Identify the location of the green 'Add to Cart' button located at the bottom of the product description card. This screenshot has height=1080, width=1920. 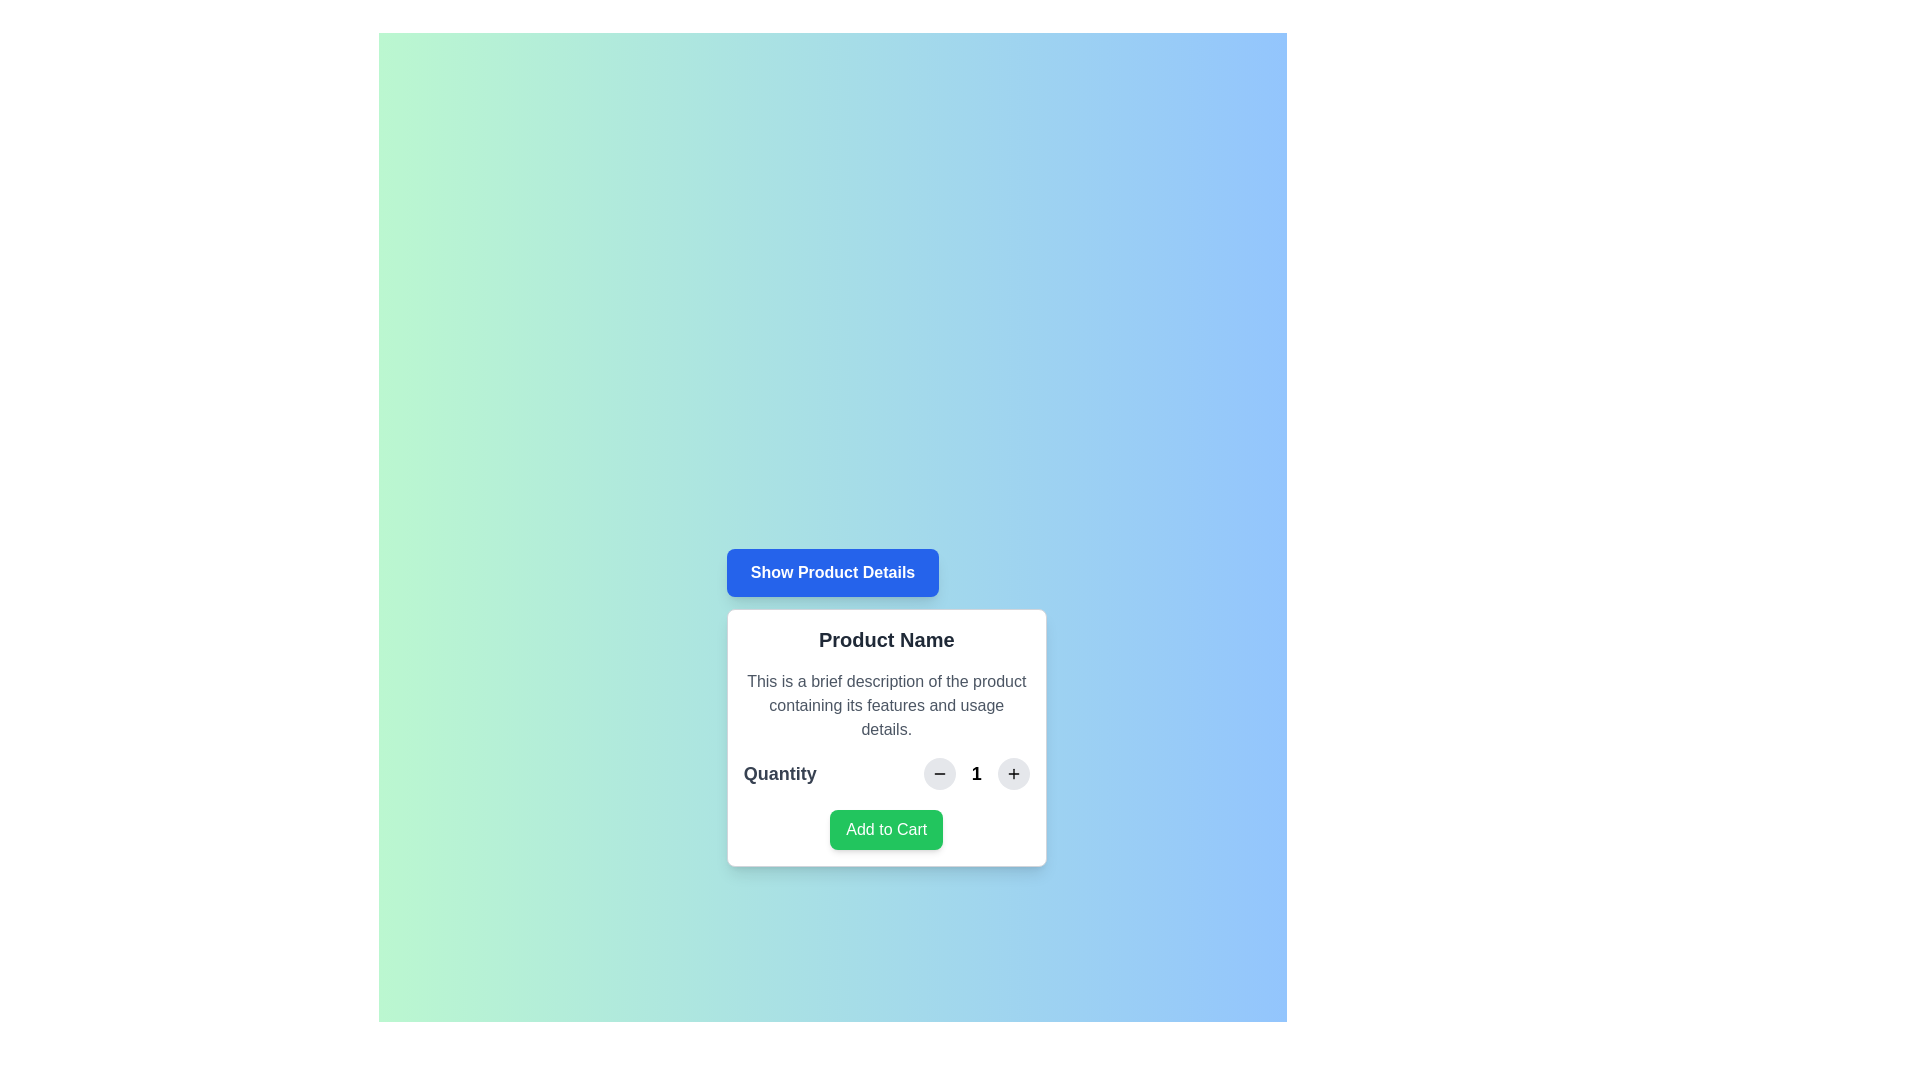
(885, 829).